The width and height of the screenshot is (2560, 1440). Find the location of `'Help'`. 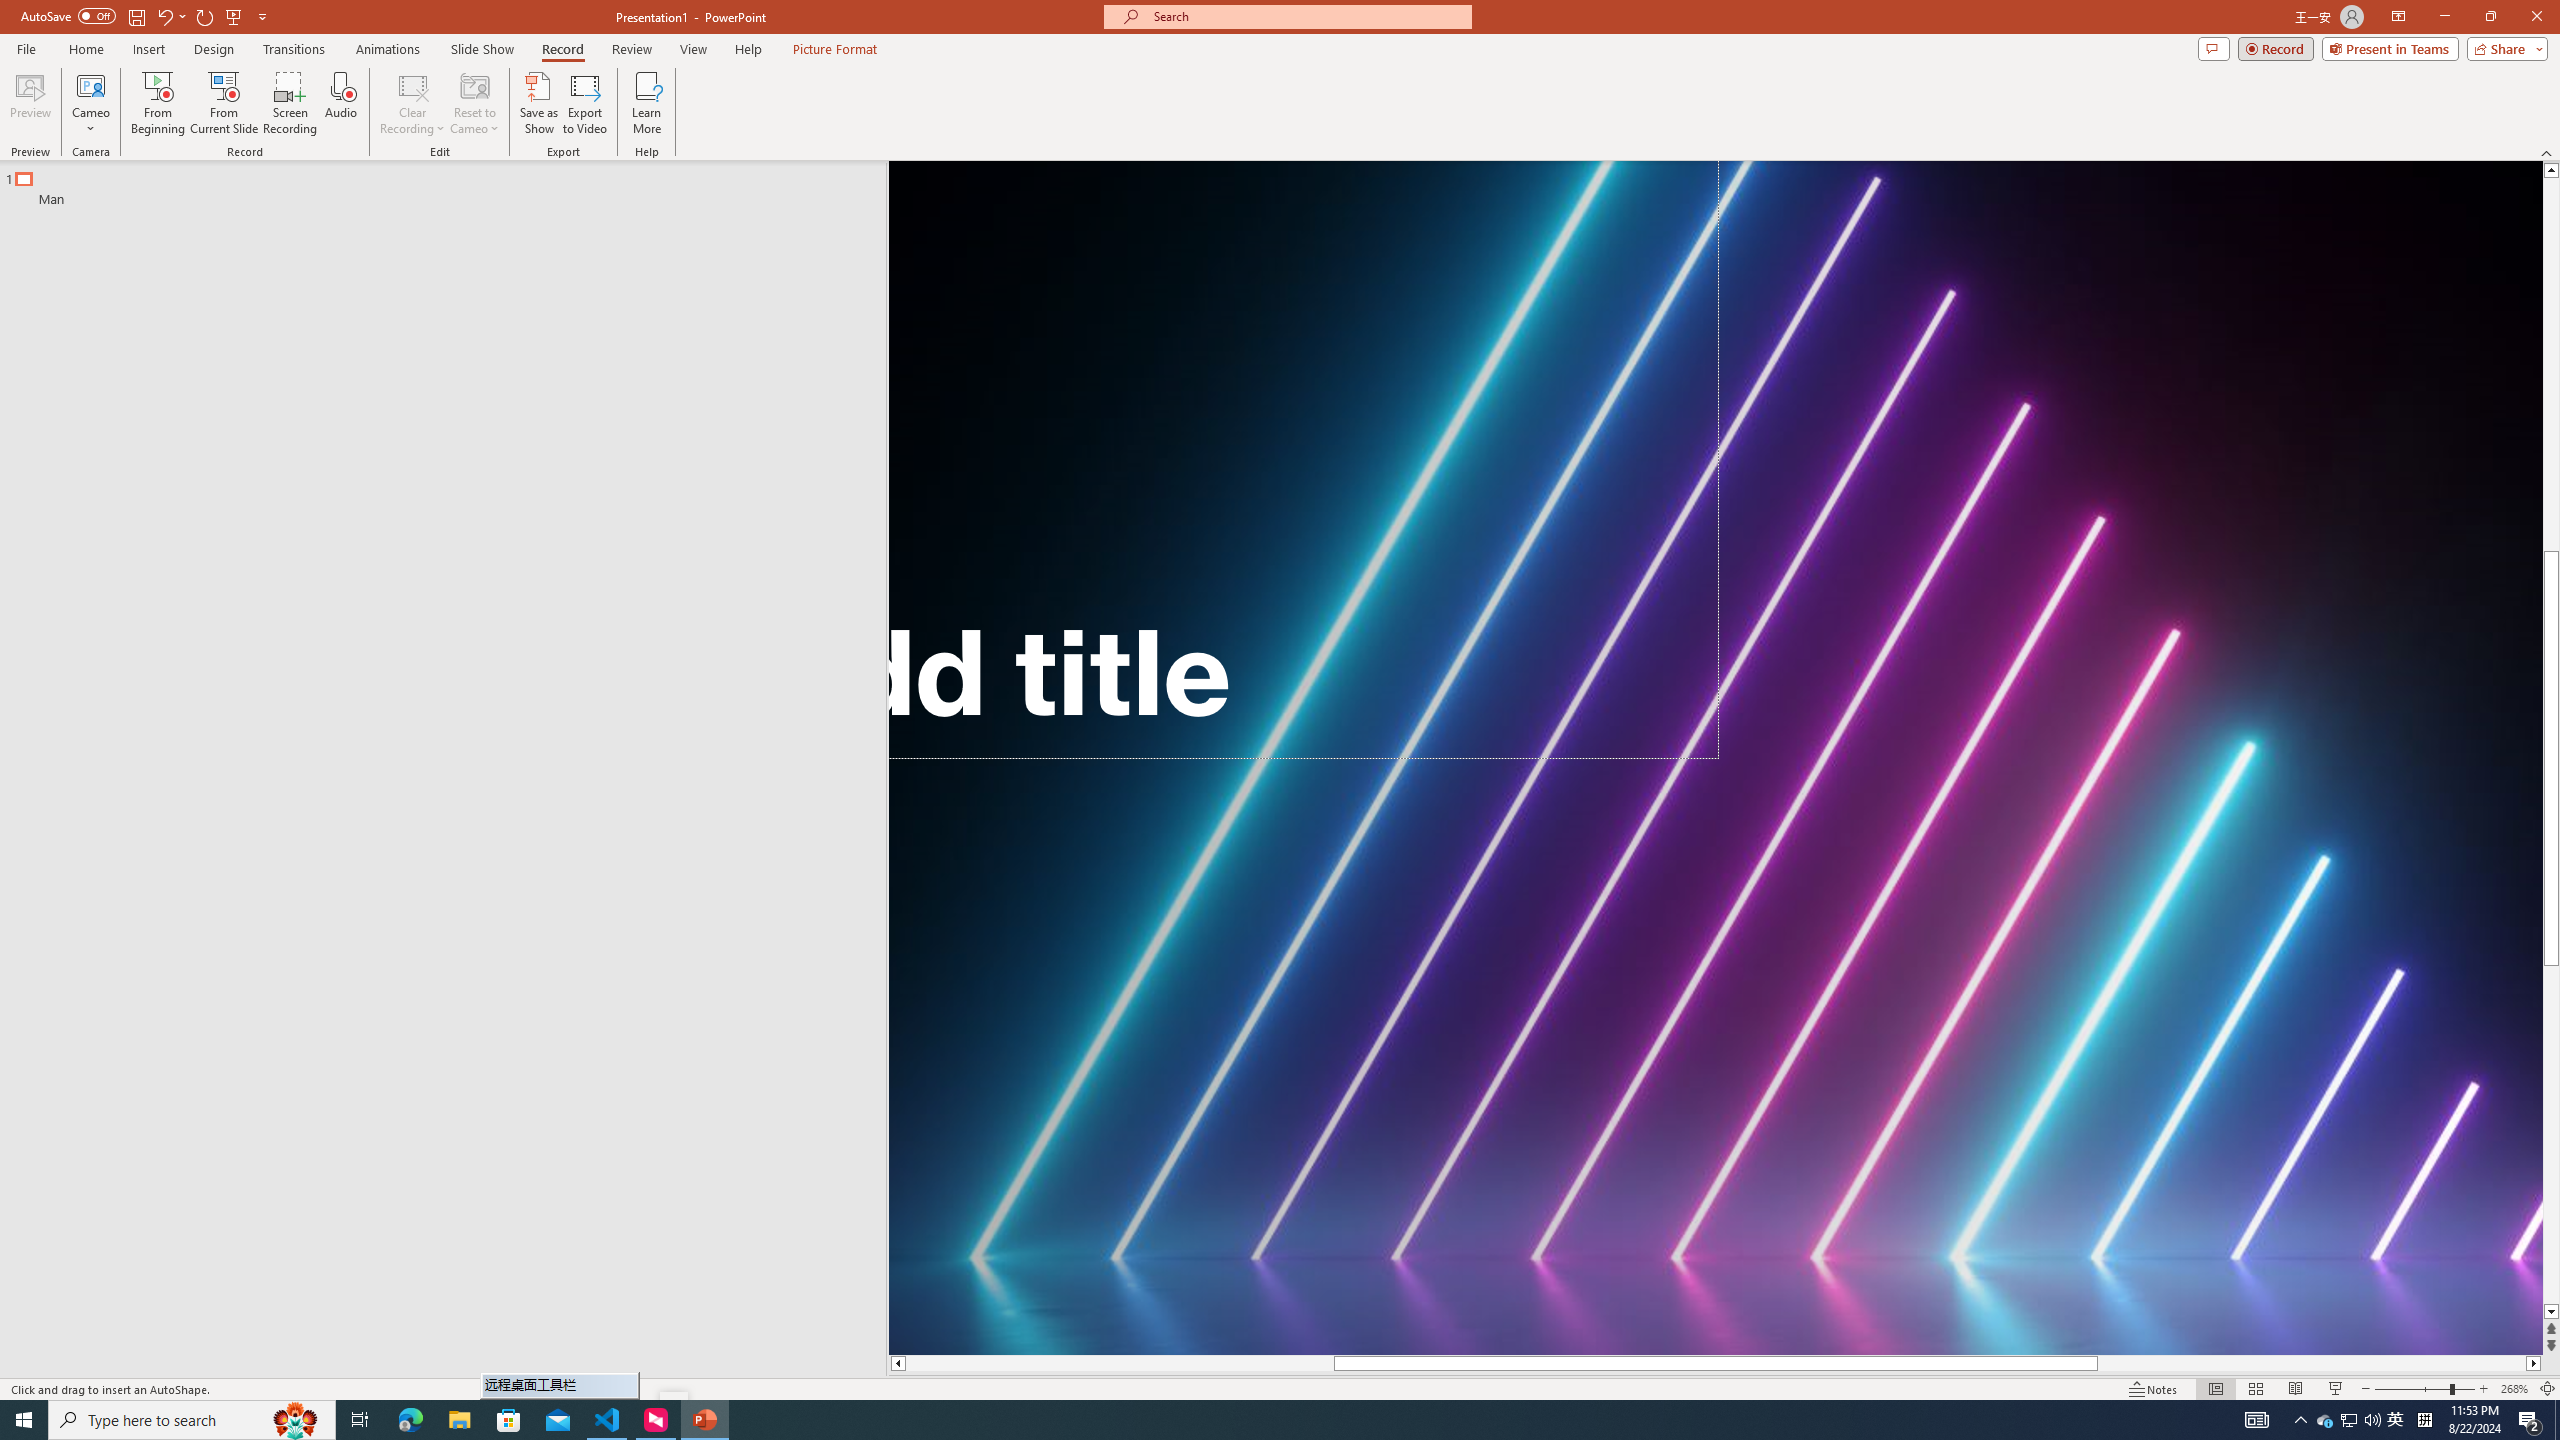

'Help' is located at coordinates (747, 49).